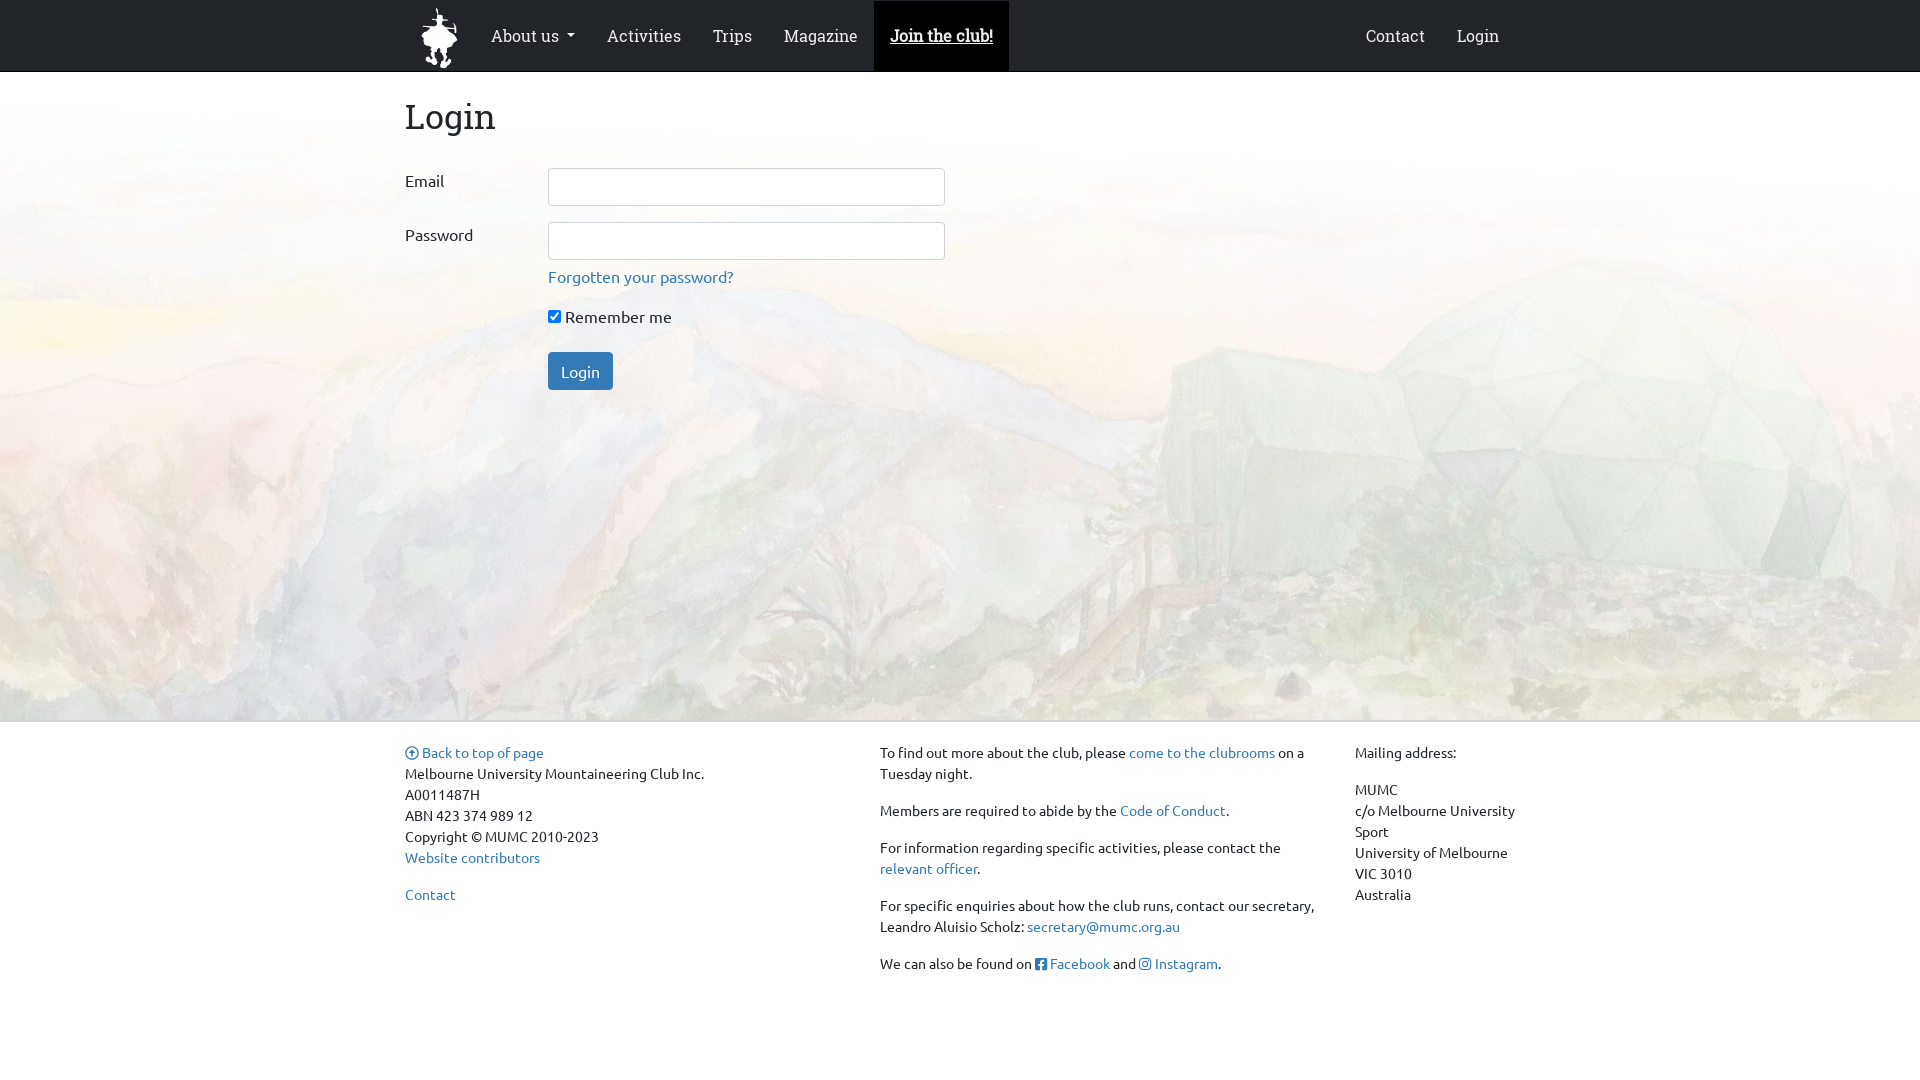  I want to click on 'Home page', so click(439, 34).